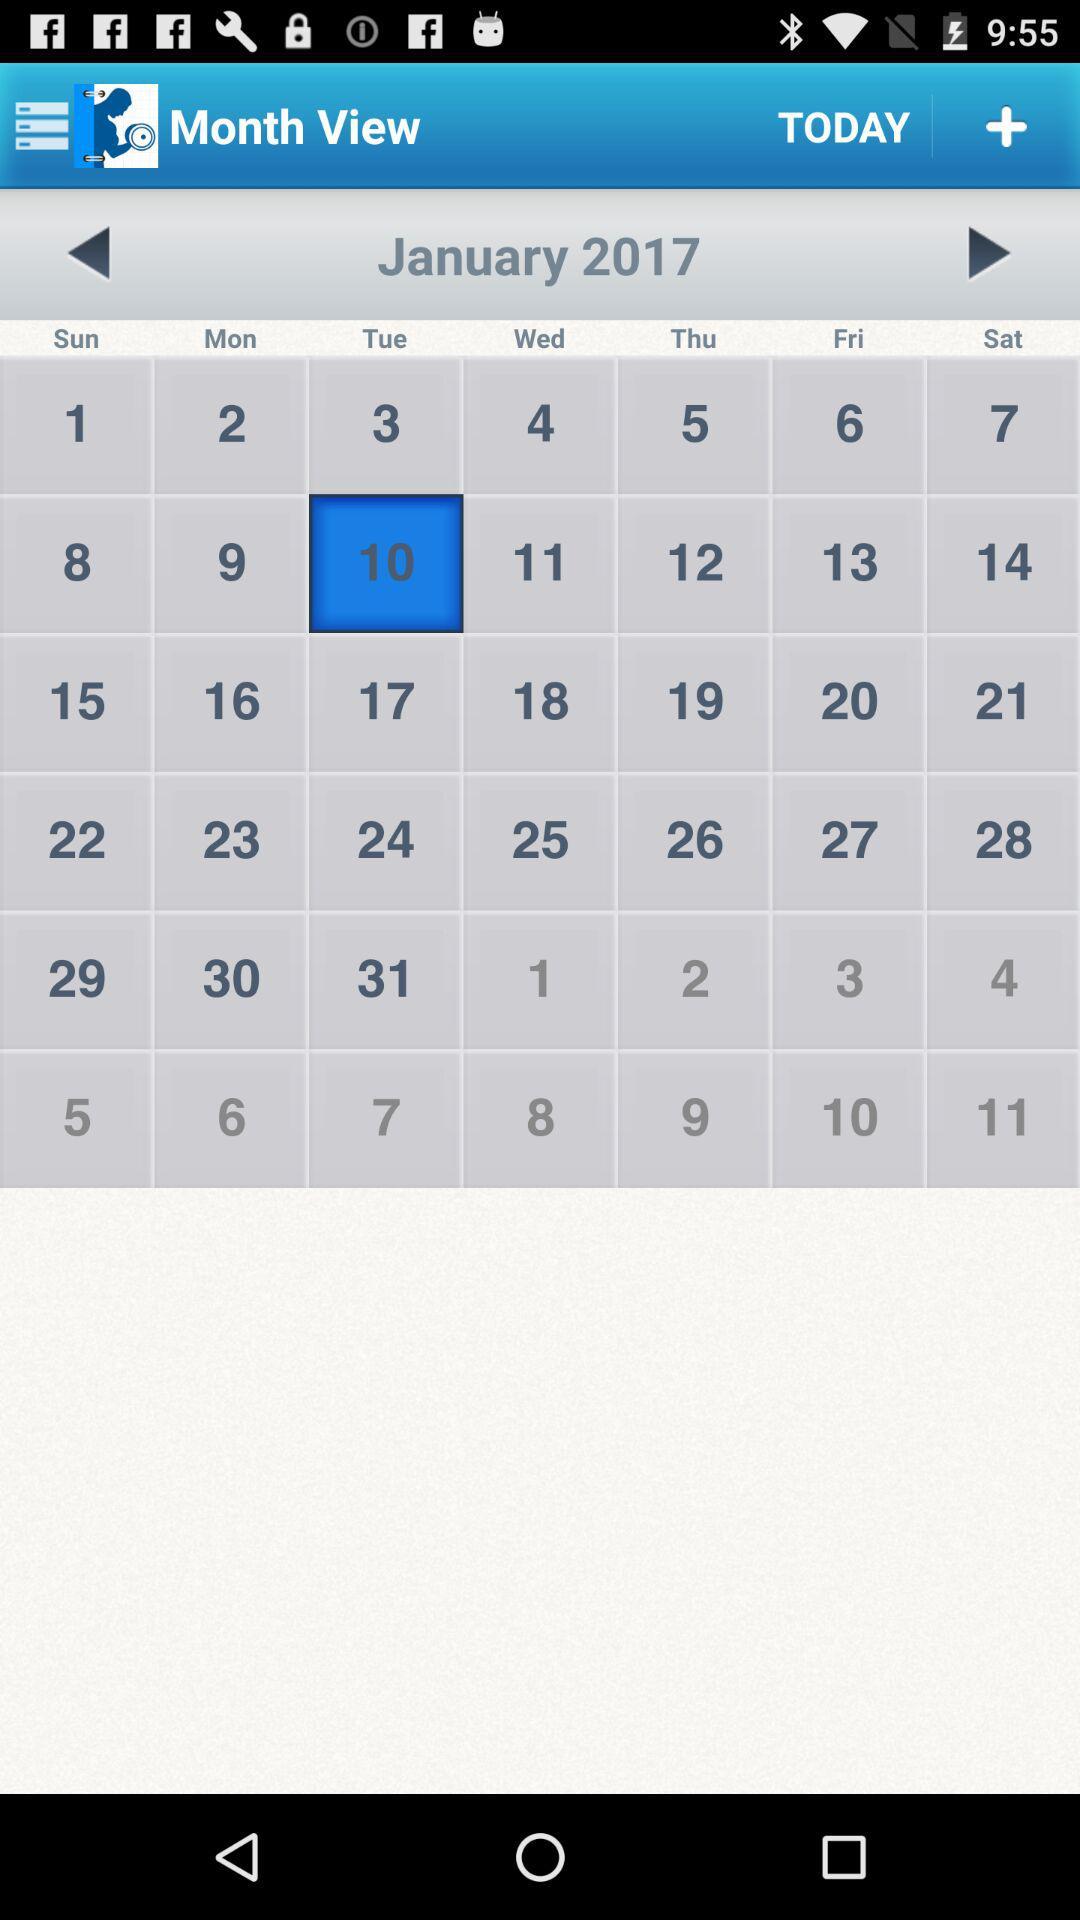 This screenshot has height=1920, width=1080. Describe the element at coordinates (88, 253) in the screenshot. I see `go back` at that location.